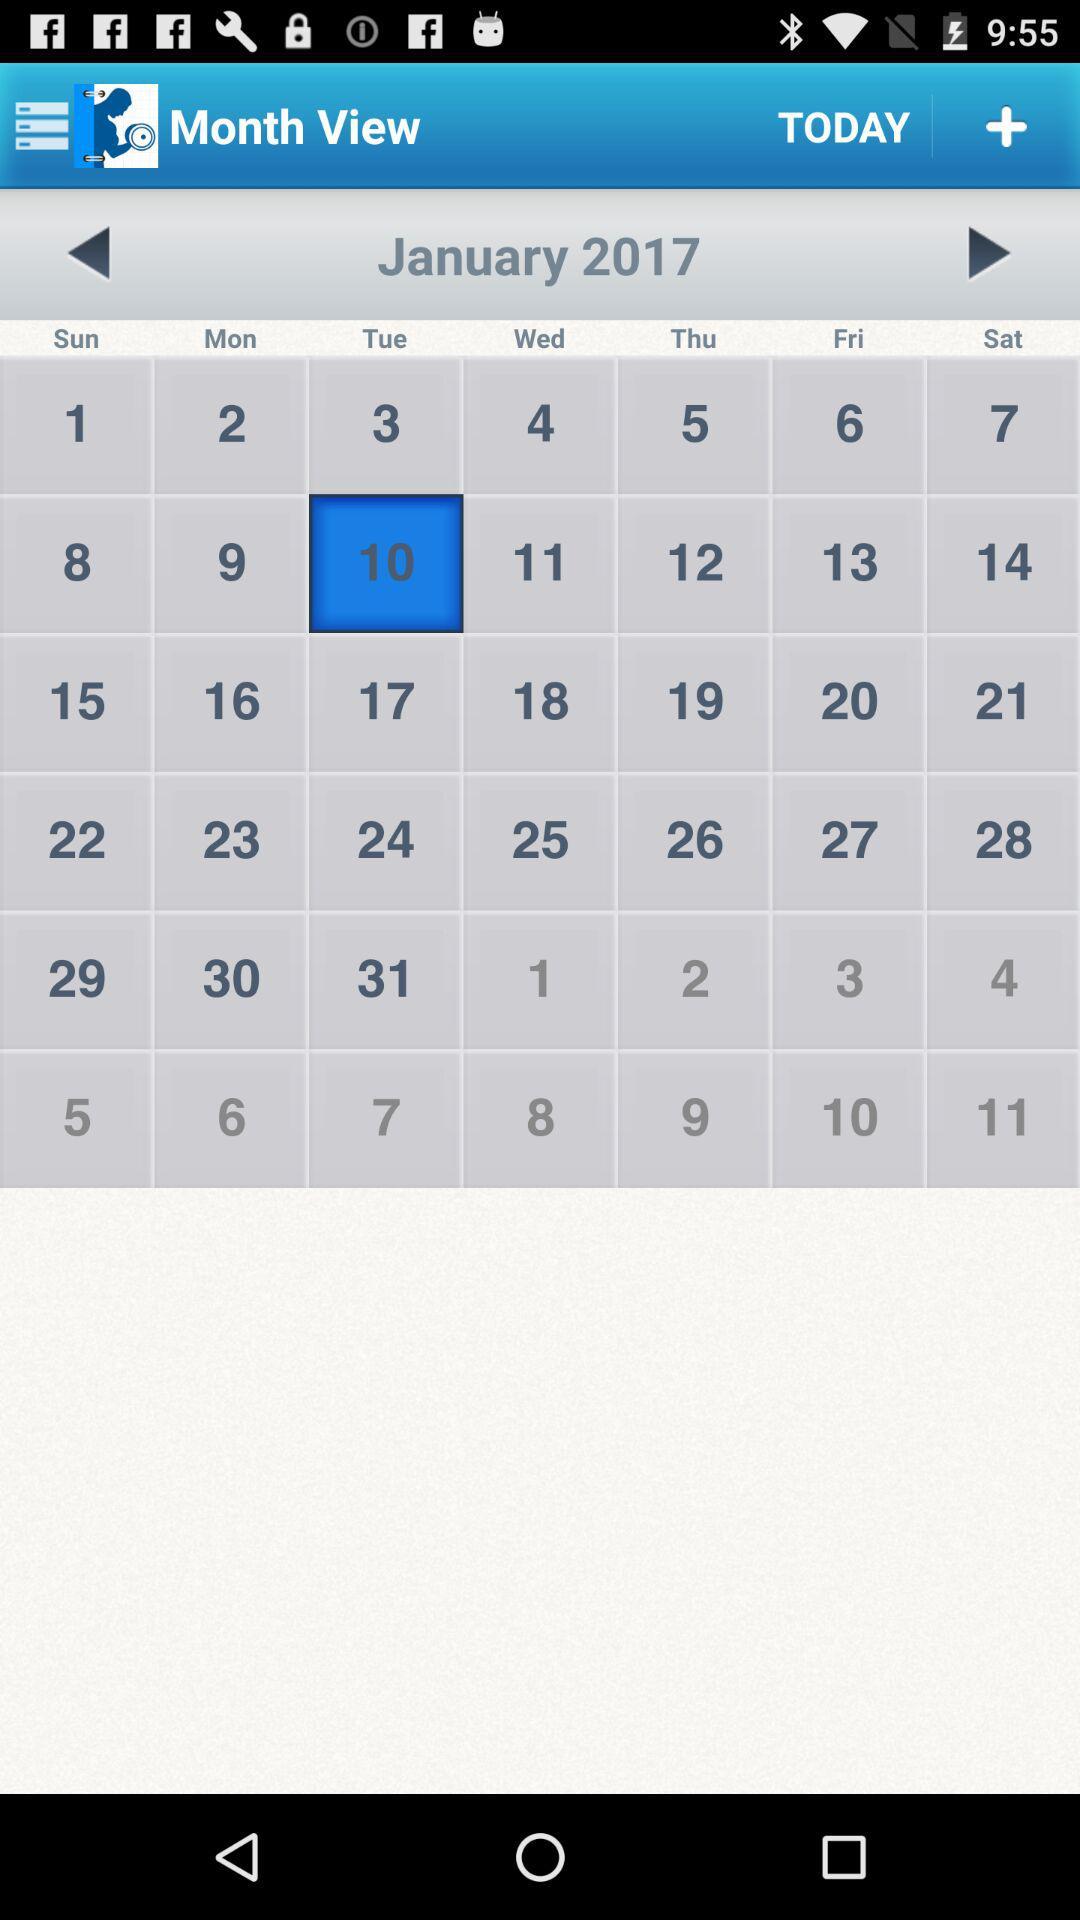 This screenshot has height=1920, width=1080. Describe the element at coordinates (88, 253) in the screenshot. I see `go back` at that location.